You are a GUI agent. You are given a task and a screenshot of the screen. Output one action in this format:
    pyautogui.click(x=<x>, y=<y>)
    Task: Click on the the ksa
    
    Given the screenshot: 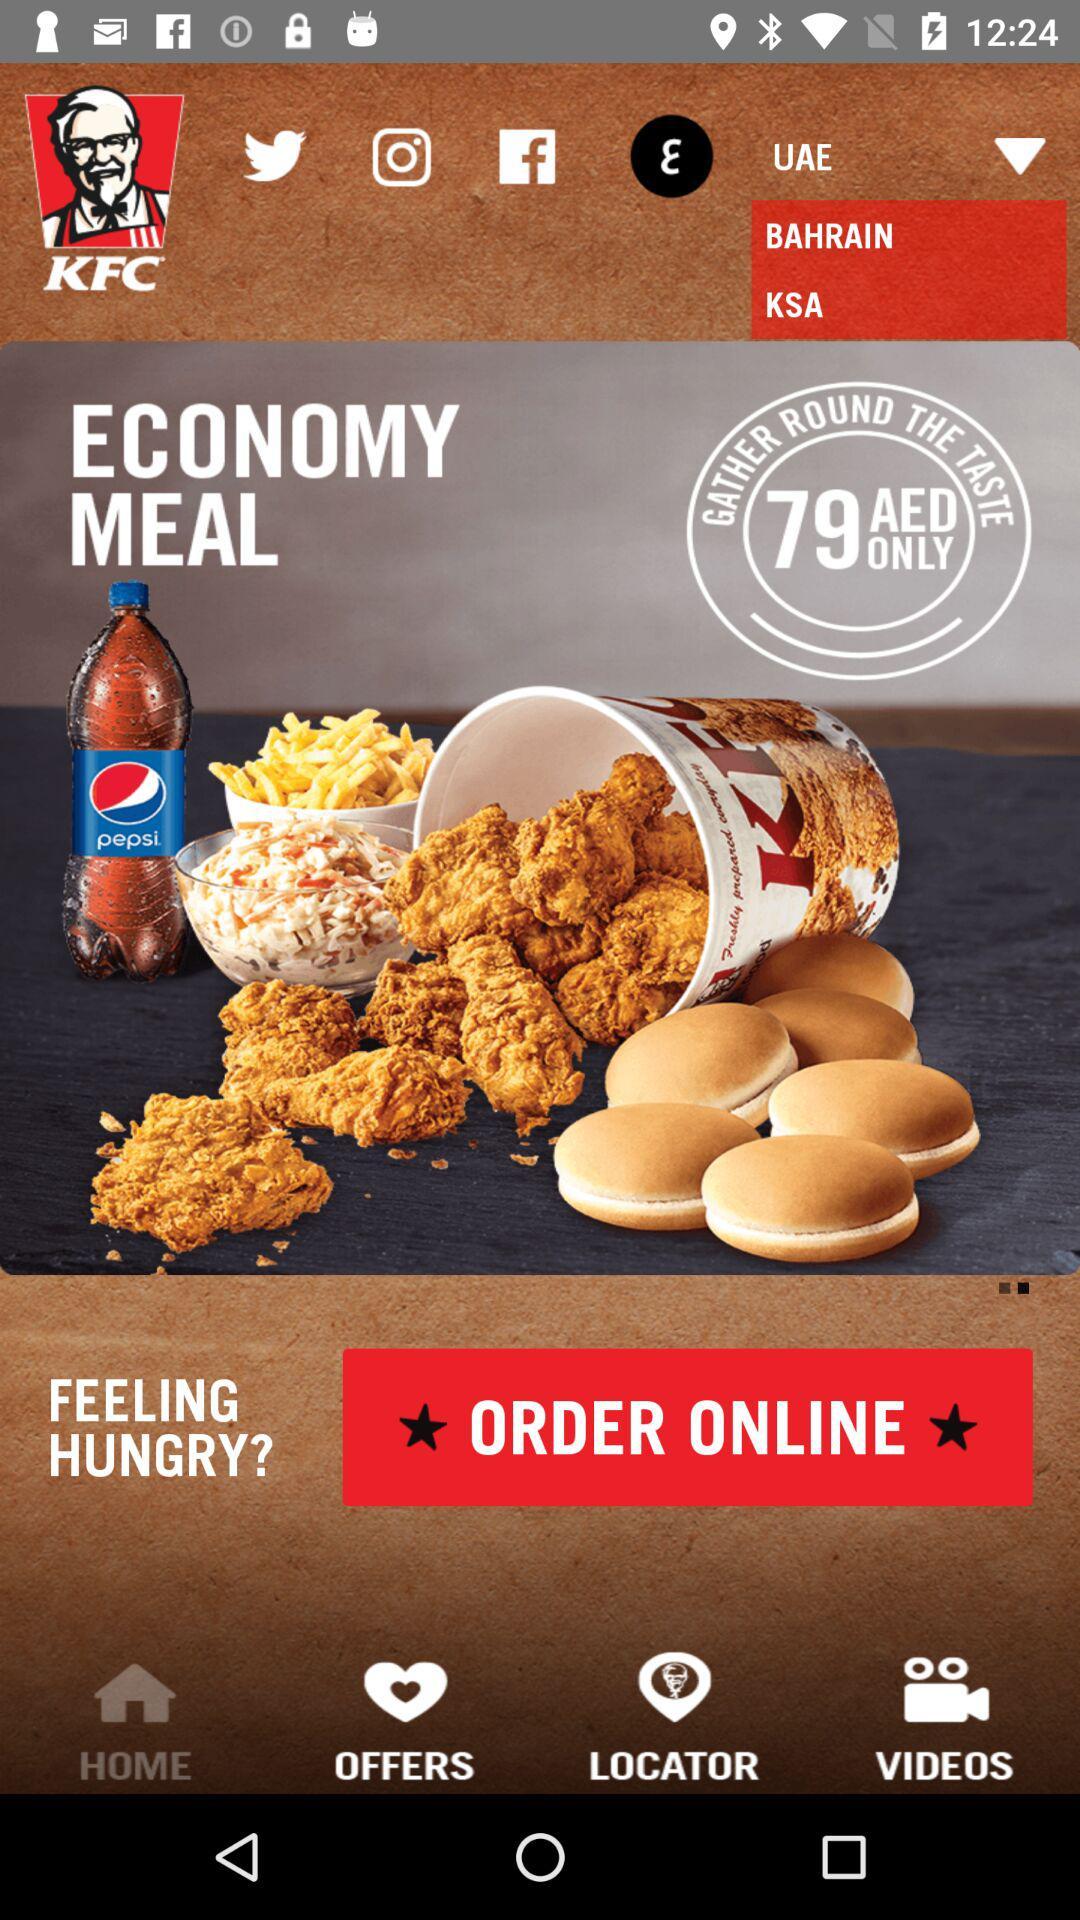 What is the action you would take?
    pyautogui.click(x=909, y=303)
    